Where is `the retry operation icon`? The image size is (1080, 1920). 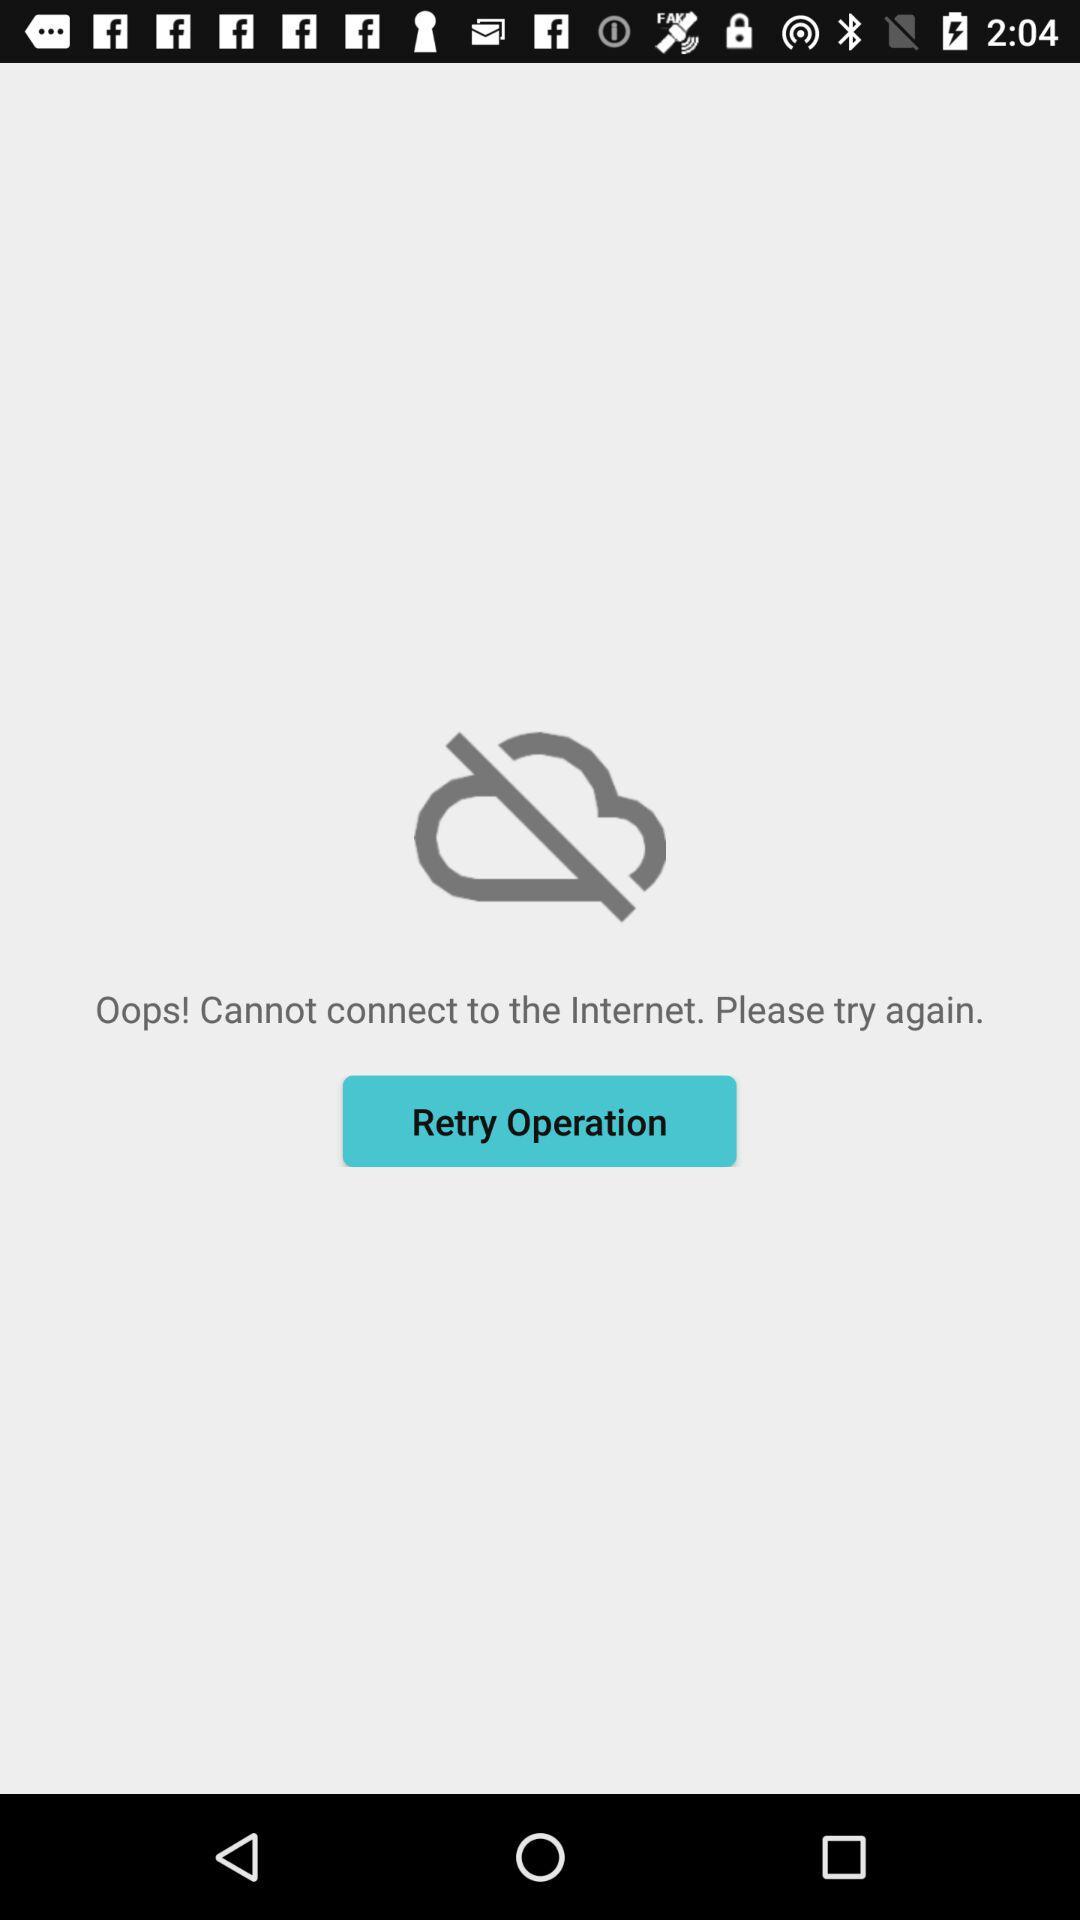 the retry operation icon is located at coordinates (538, 1121).